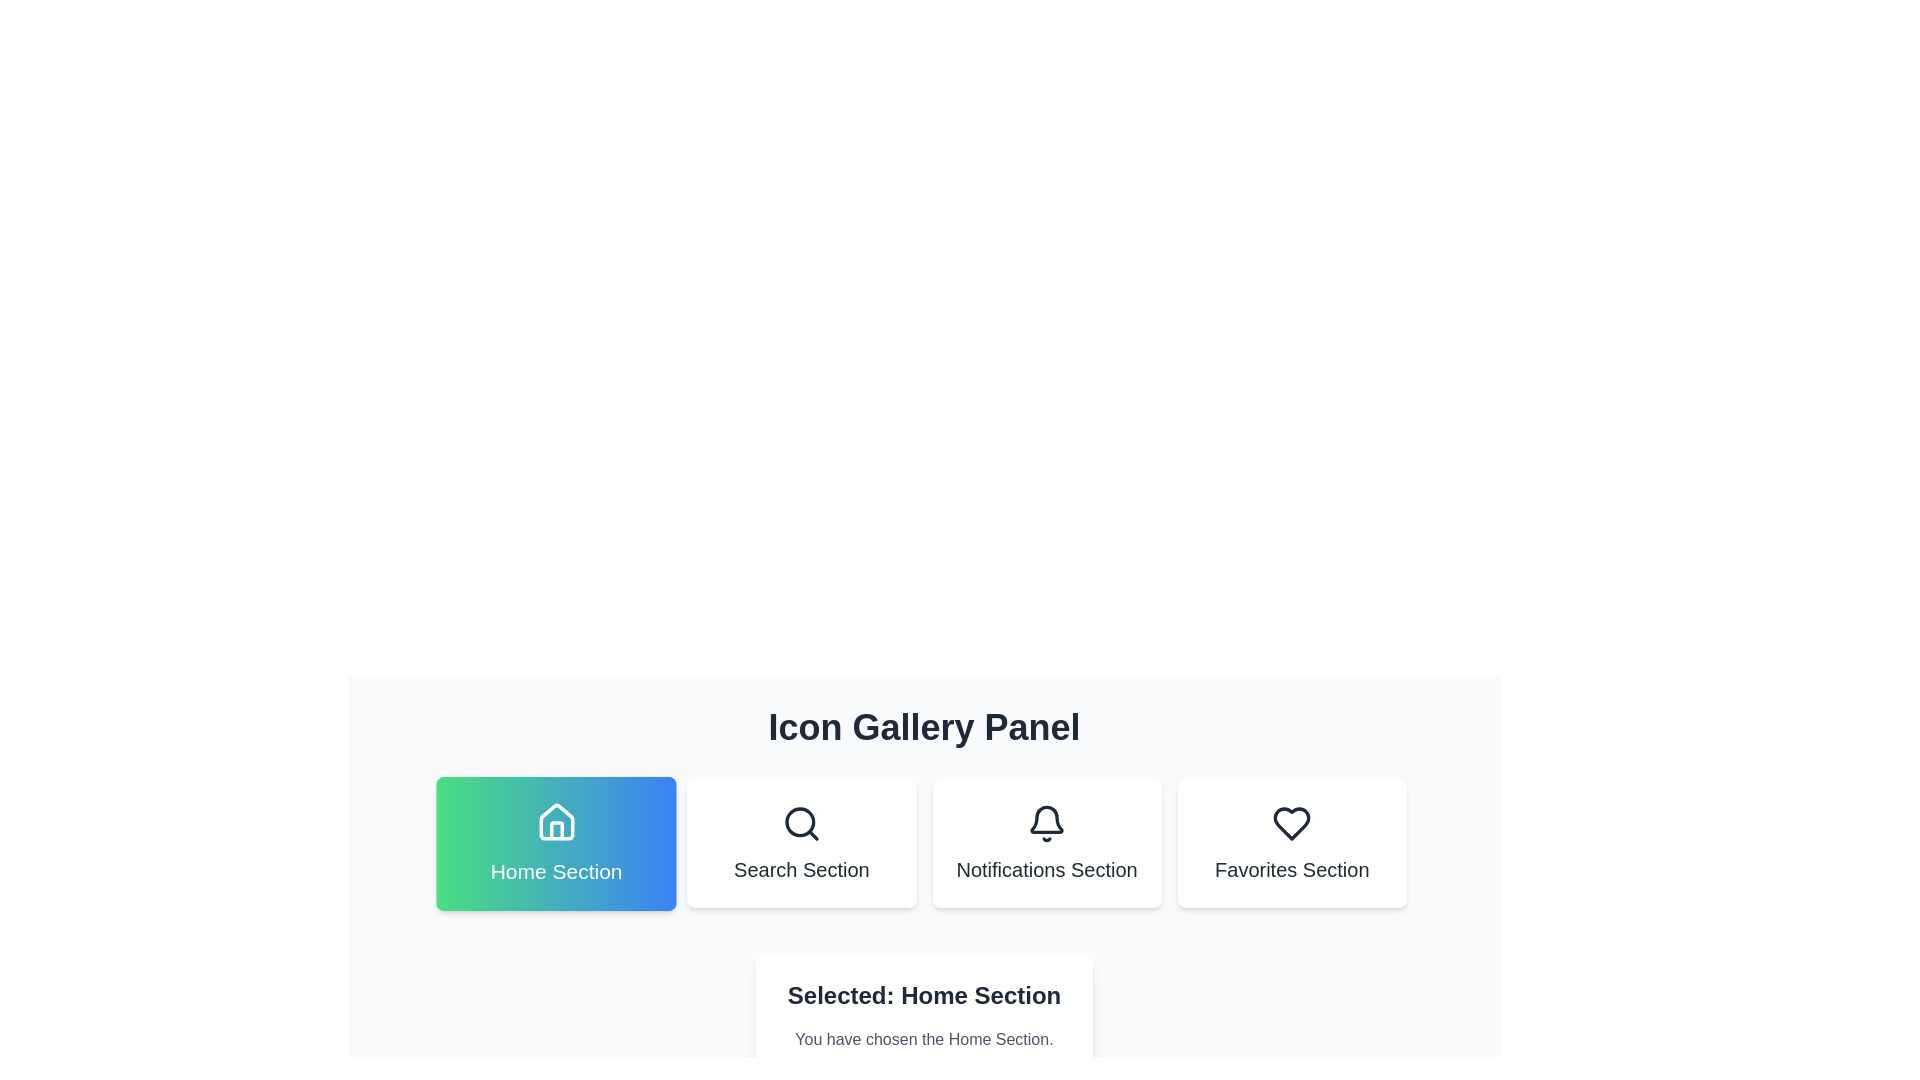  Describe the element at coordinates (1046, 869) in the screenshot. I see `the 'Notifications Section' text label, which is a bold label centered within a card-like box with rounded corners and a shadow effect, located third from the left in a row of similar boxes` at that location.